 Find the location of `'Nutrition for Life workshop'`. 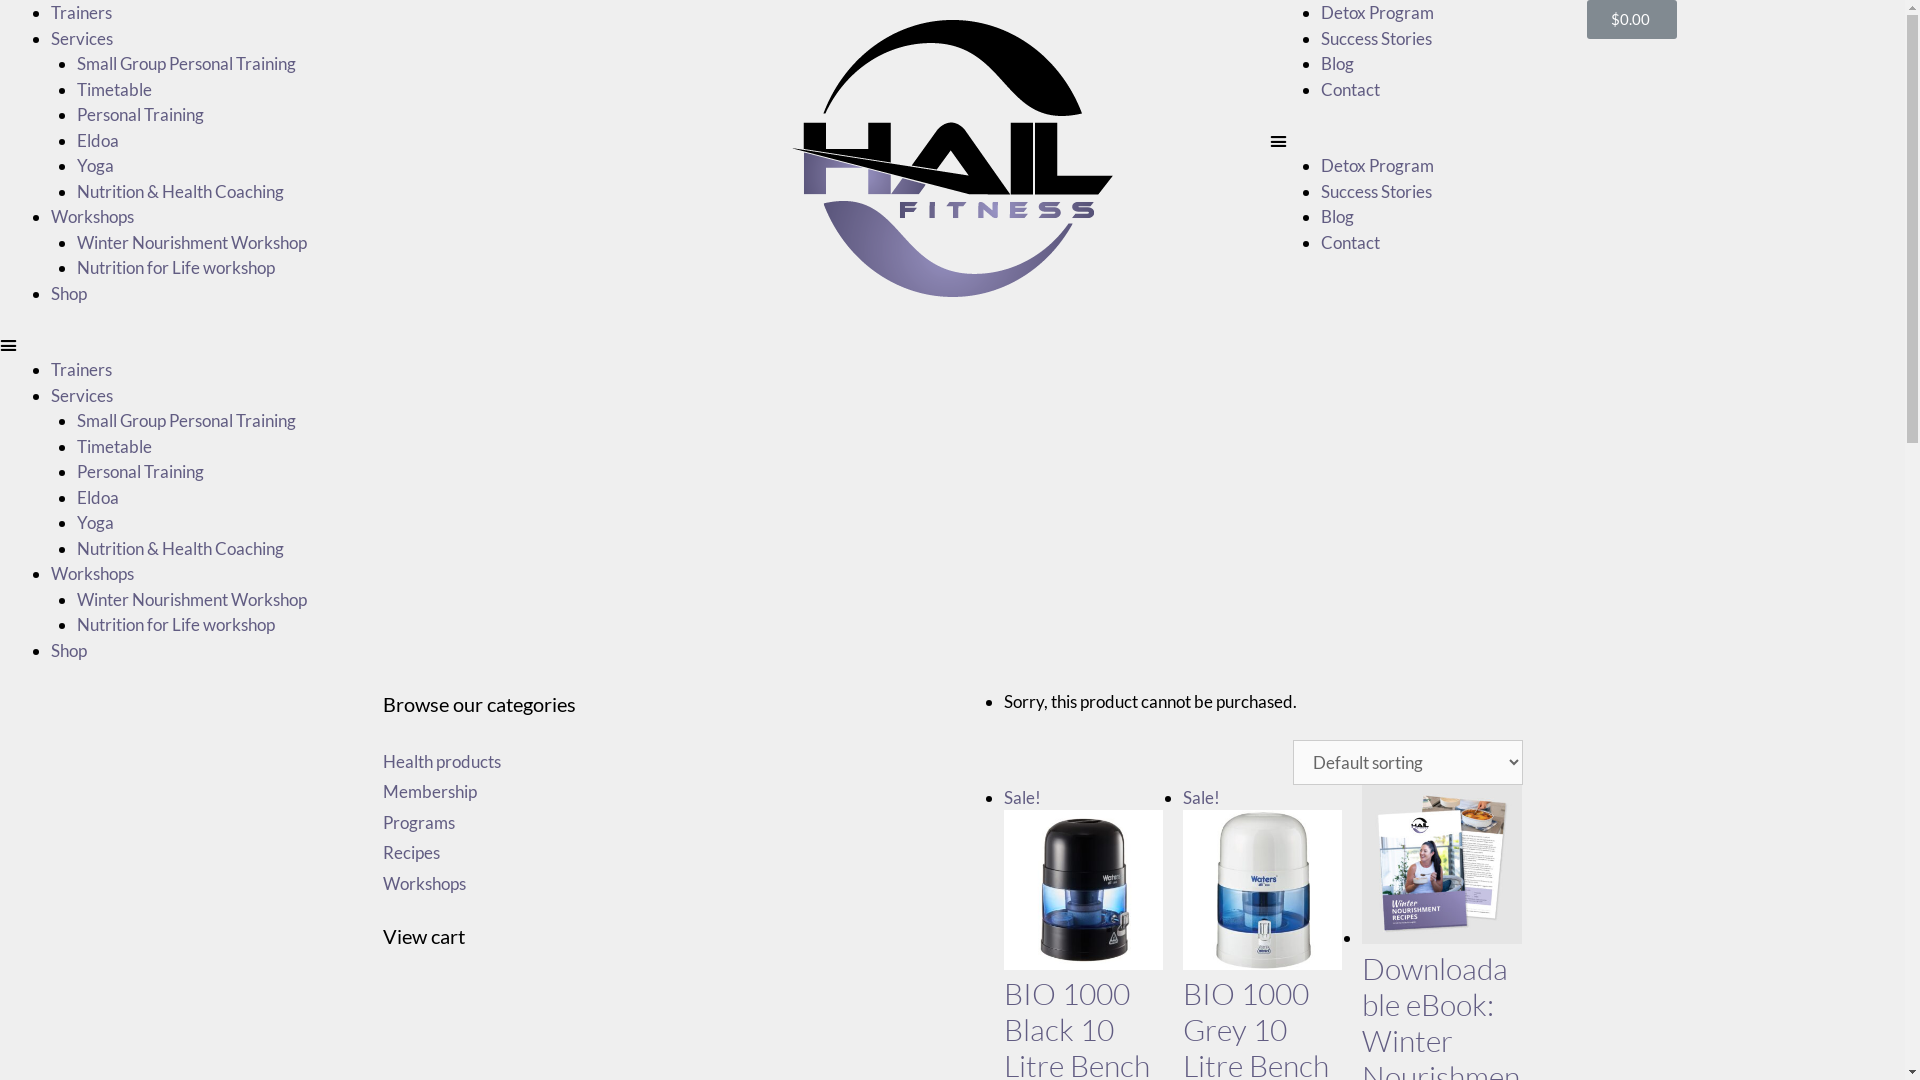

'Nutrition for Life workshop' is located at coordinates (174, 623).